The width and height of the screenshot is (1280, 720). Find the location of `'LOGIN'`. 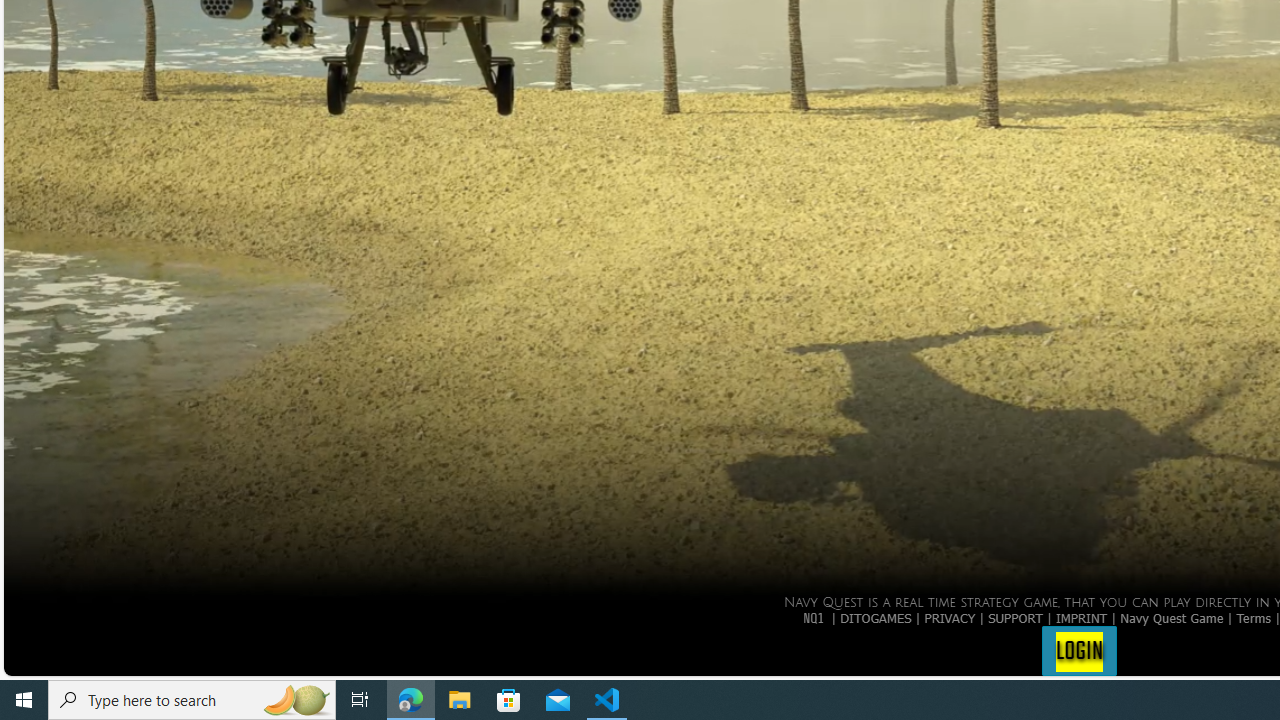

'LOGIN' is located at coordinates (1078, 650).